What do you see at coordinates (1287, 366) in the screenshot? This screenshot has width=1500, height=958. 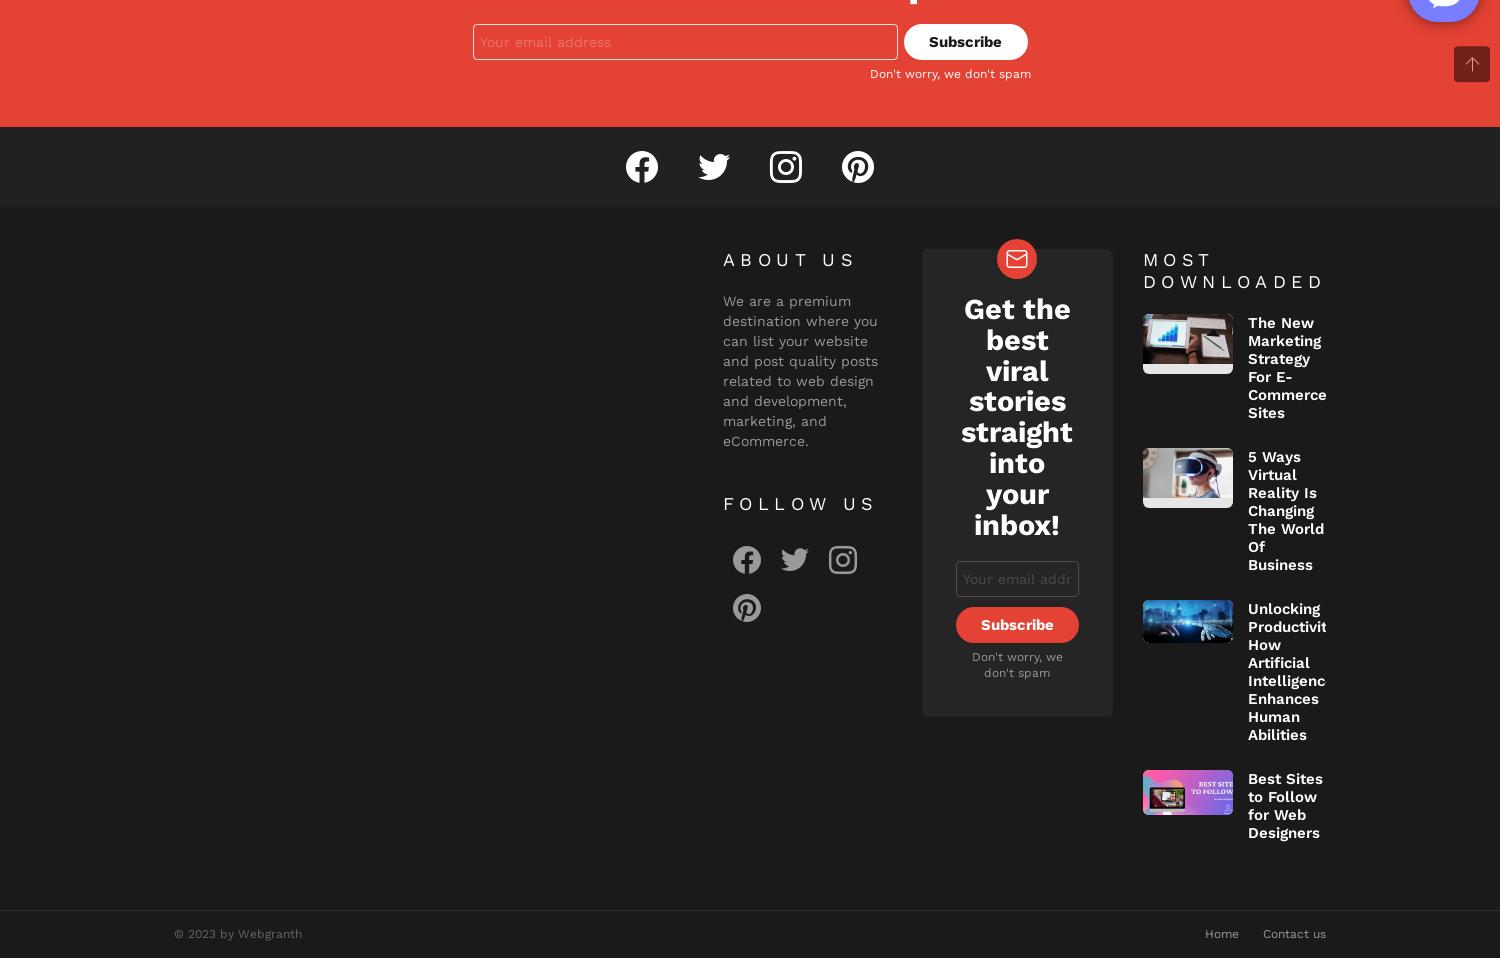 I see `'The New Marketing Strategy For E-Commerce Sites'` at bounding box center [1287, 366].